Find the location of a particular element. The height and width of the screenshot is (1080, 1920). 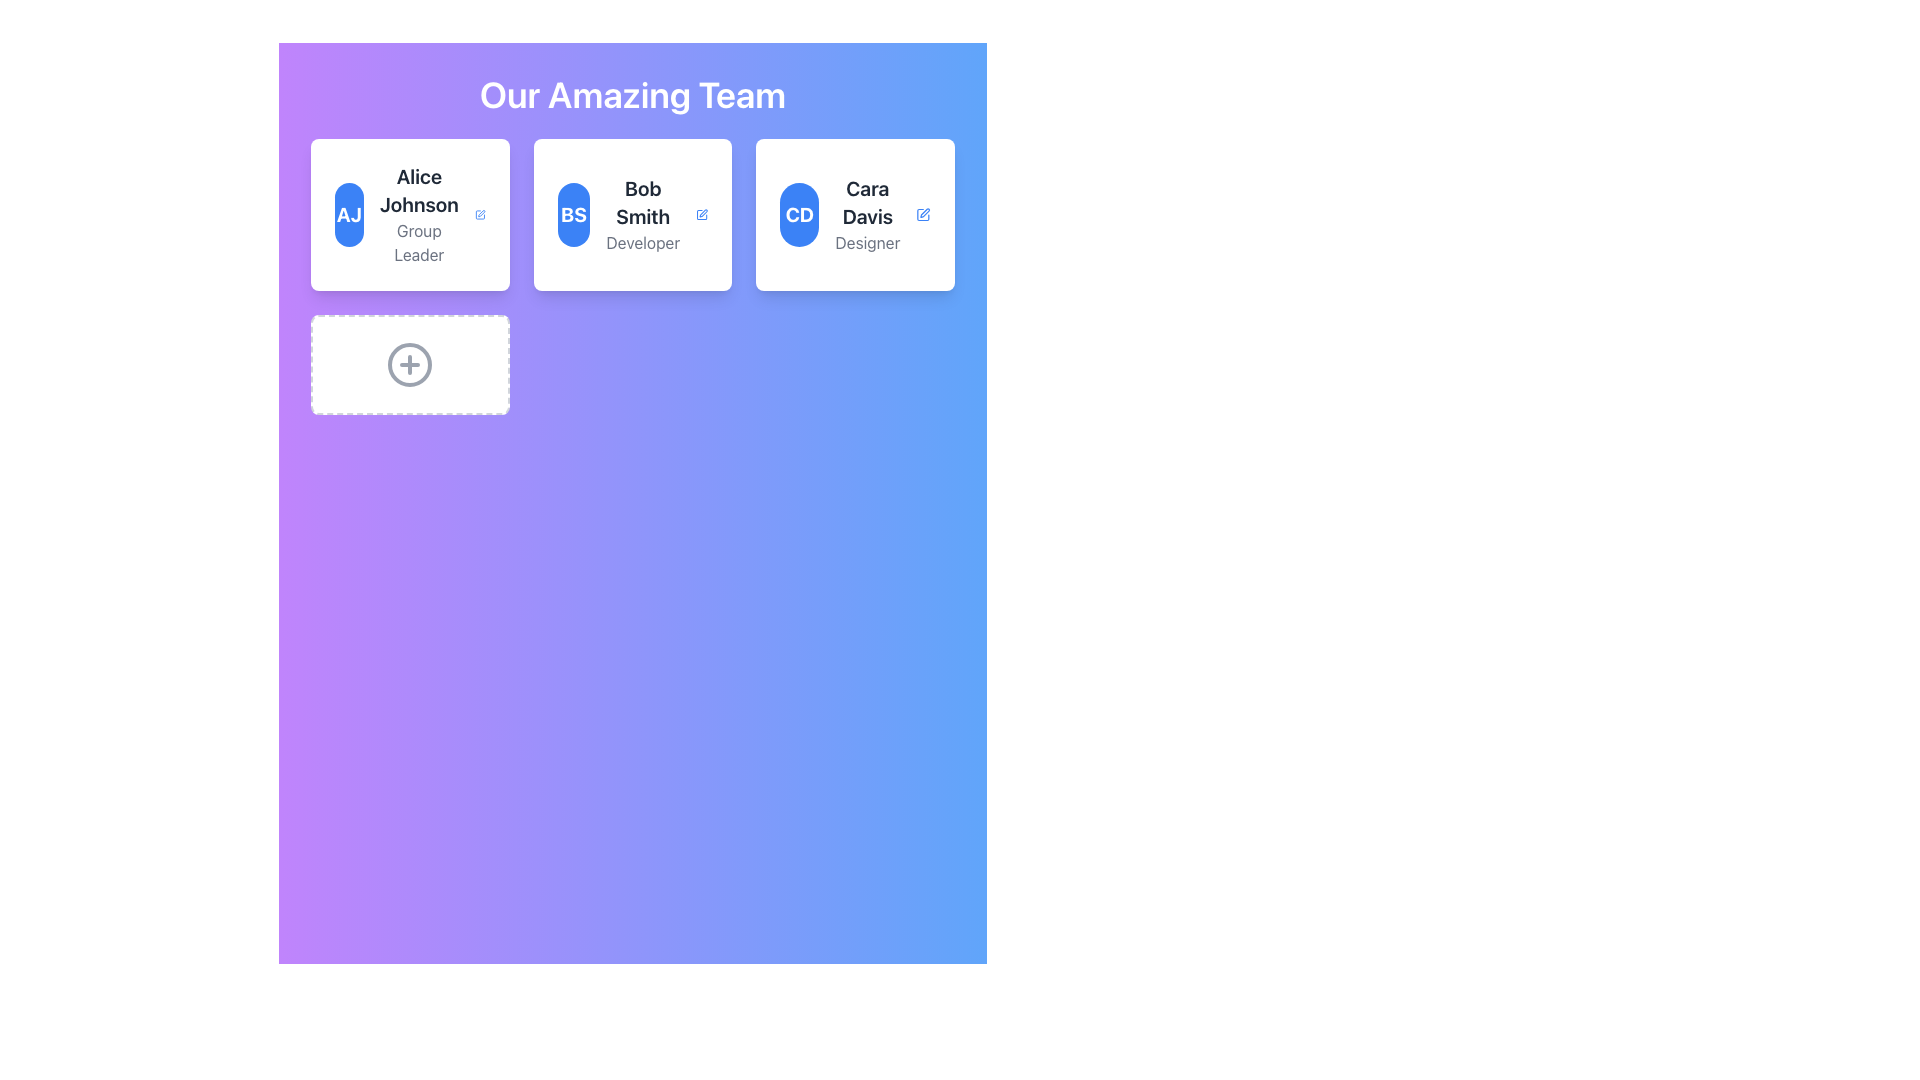

the circular outline icon with a plus symbol, located in the row of cards under the heading 'Our Amazing Team' is located at coordinates (409, 365).